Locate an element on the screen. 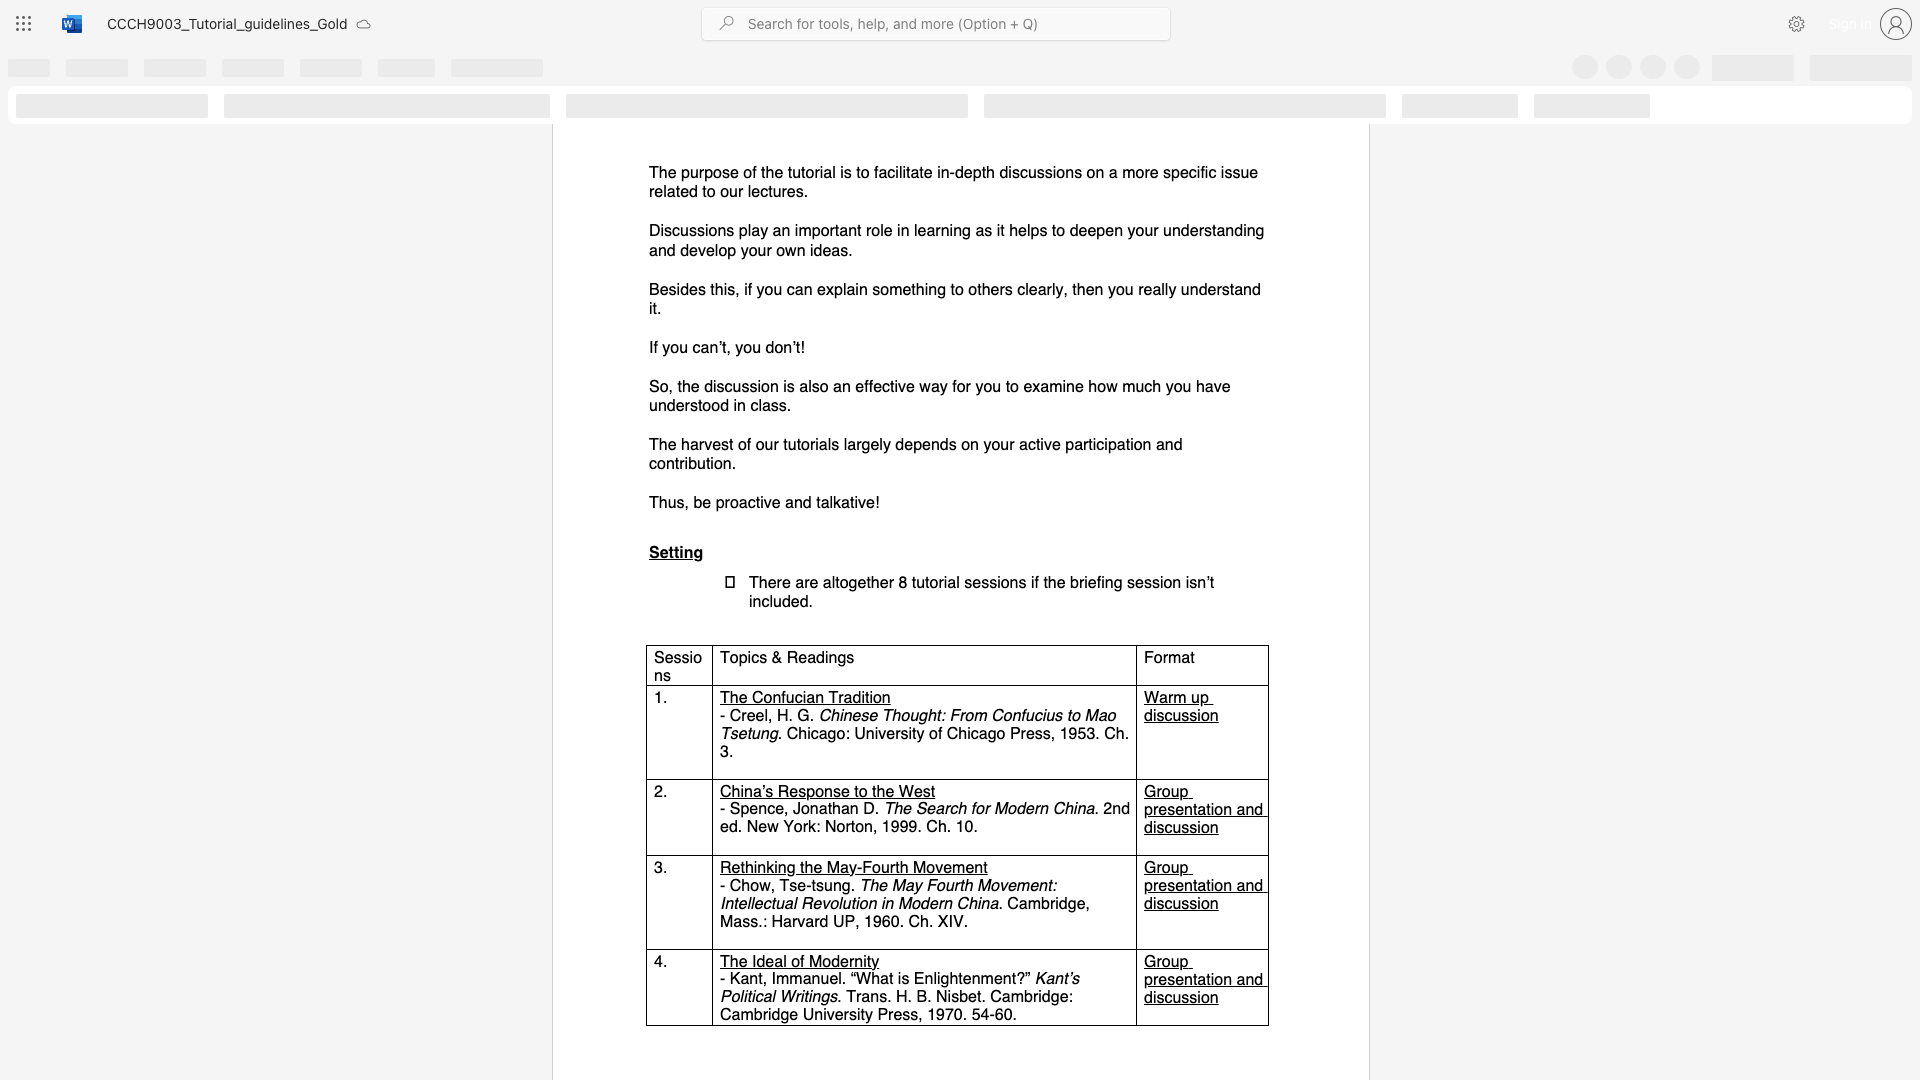 The height and width of the screenshot is (1080, 1920). the 3th character "e" in the text is located at coordinates (888, 790).